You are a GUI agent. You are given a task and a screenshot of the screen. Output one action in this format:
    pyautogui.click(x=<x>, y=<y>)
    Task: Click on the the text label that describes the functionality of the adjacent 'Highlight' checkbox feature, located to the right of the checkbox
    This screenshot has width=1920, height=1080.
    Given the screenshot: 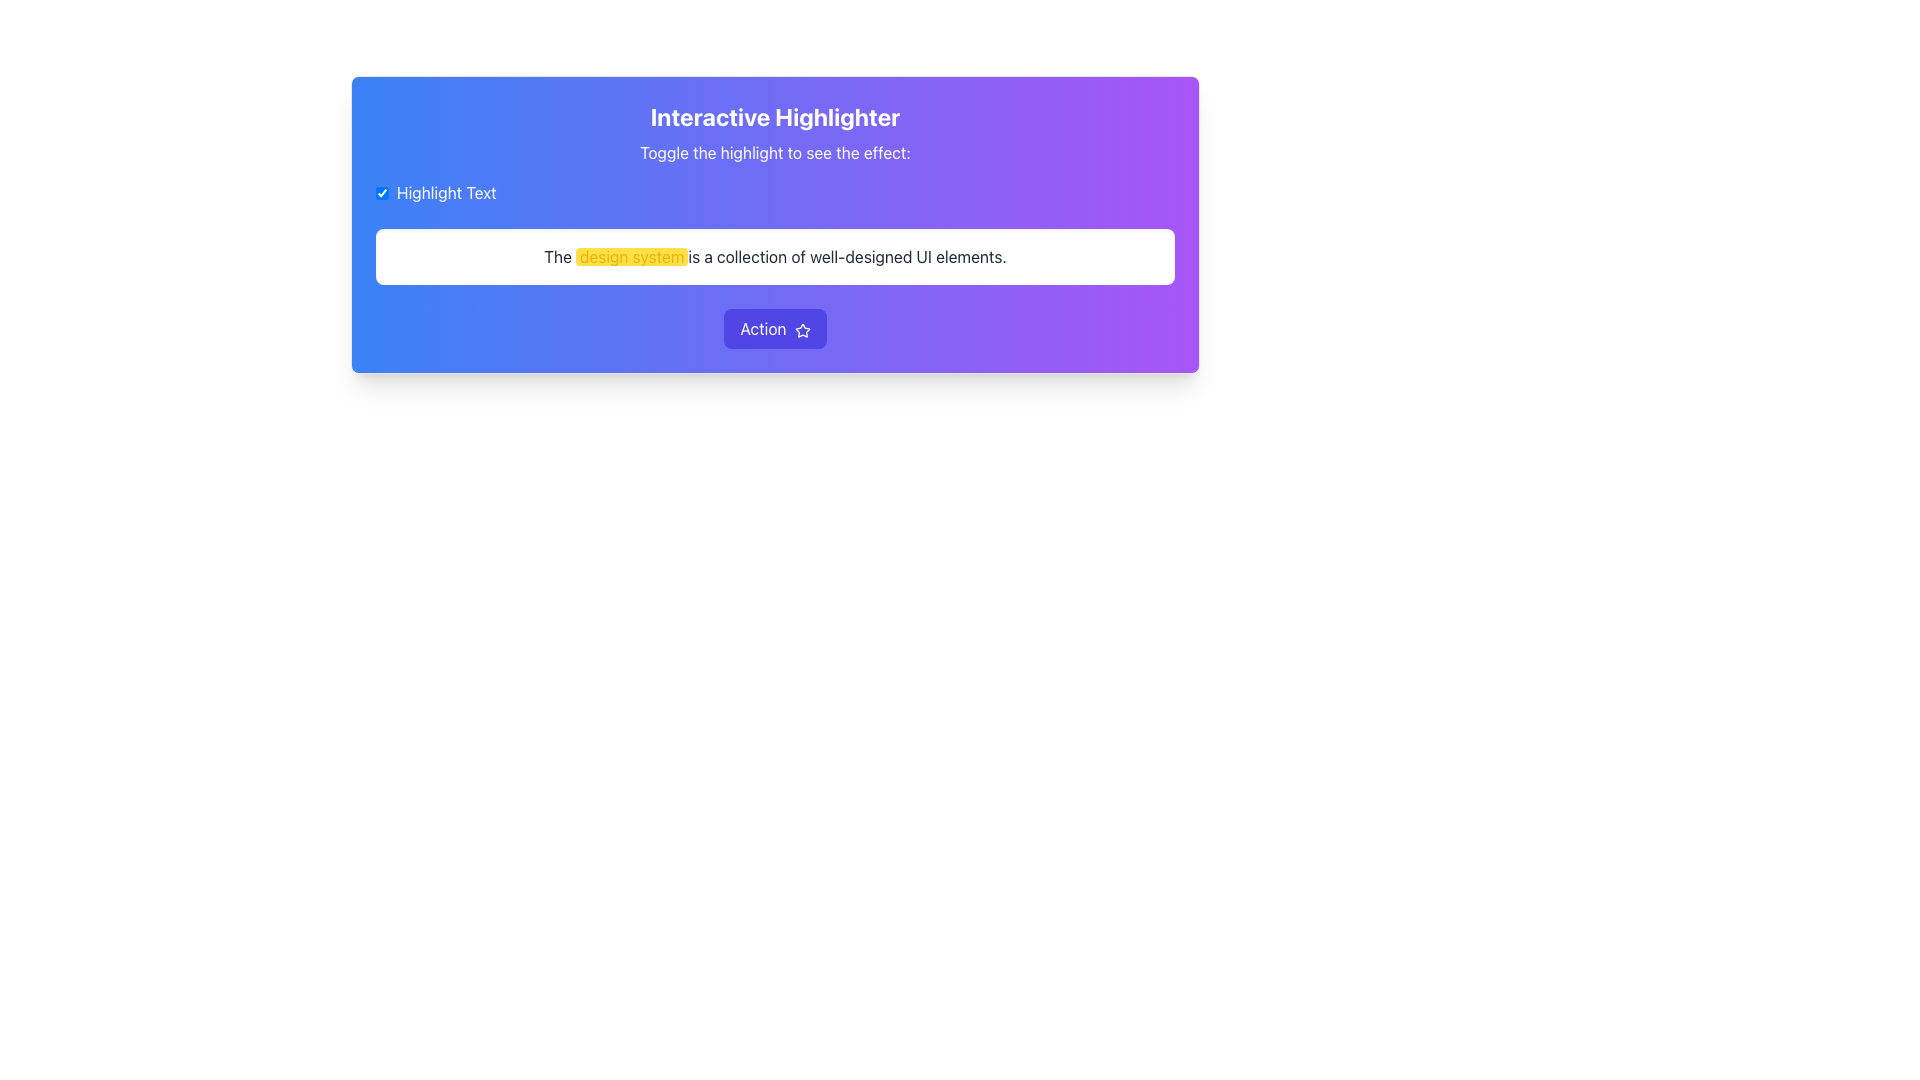 What is the action you would take?
    pyautogui.click(x=445, y=192)
    